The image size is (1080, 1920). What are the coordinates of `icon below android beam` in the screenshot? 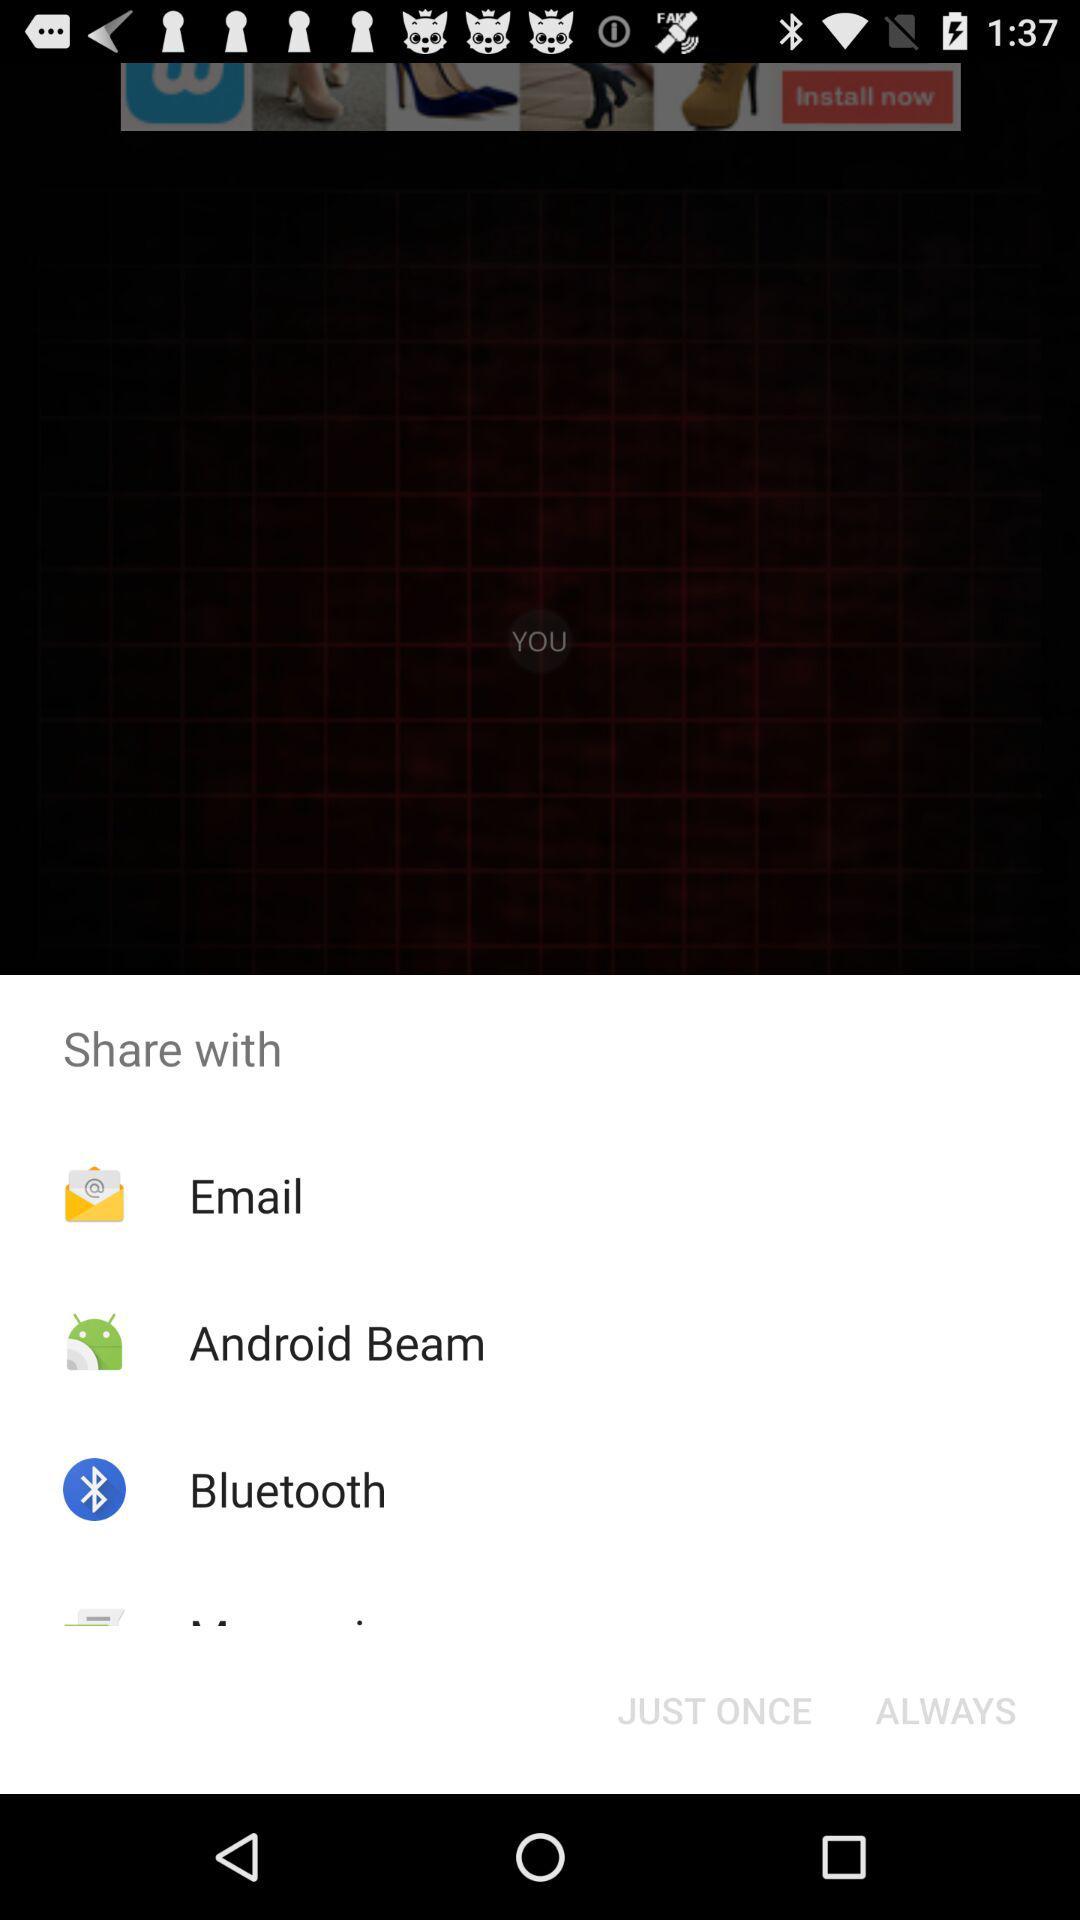 It's located at (288, 1489).